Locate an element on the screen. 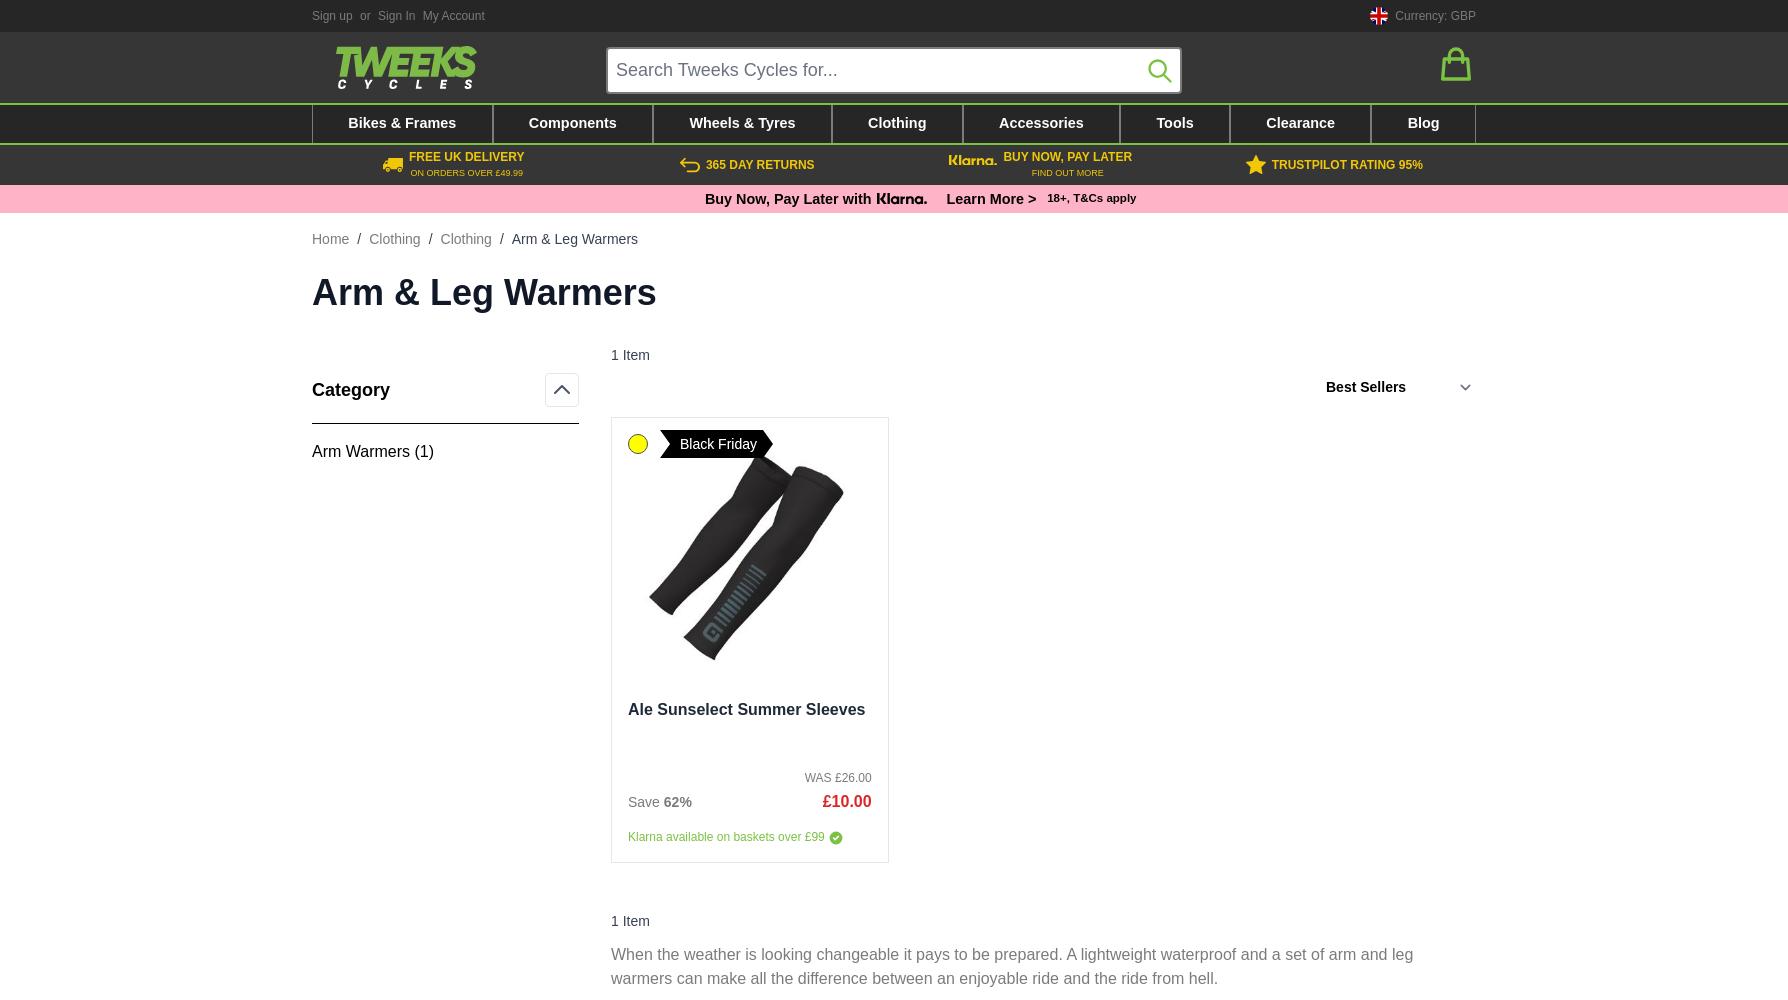 The width and height of the screenshot is (1788, 1000). 'Wheels & Tyres' is located at coordinates (687, 122).